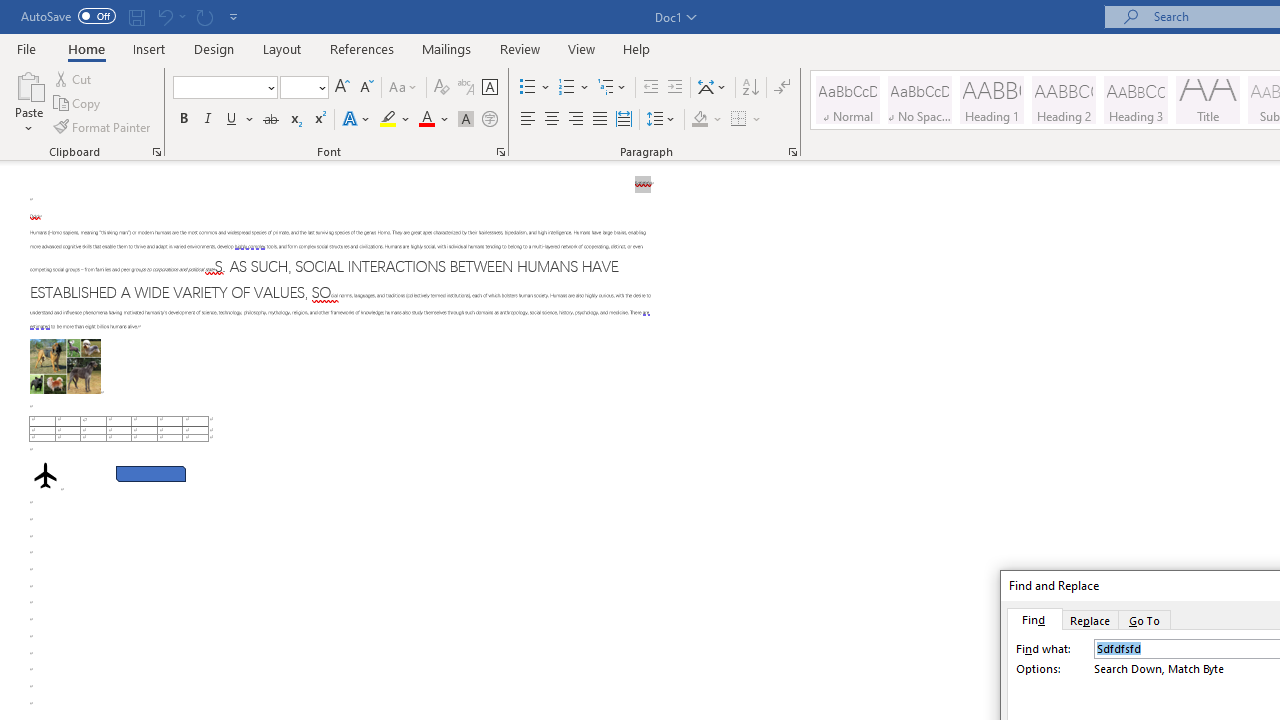 The image size is (1280, 720). Describe the element at coordinates (1088, 618) in the screenshot. I see `'Replace'` at that location.